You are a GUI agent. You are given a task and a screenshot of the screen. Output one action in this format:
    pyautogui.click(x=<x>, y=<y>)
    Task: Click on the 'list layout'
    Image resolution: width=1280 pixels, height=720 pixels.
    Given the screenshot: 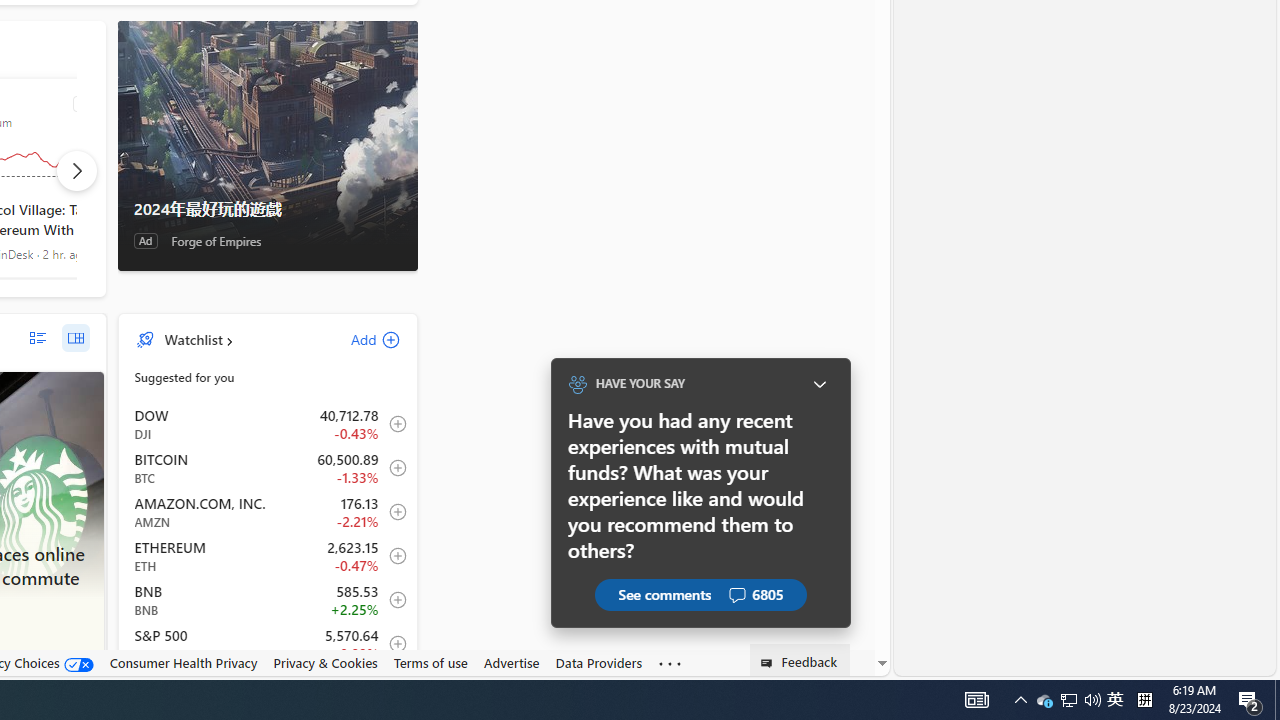 What is the action you would take?
    pyautogui.click(x=37, y=337)
    